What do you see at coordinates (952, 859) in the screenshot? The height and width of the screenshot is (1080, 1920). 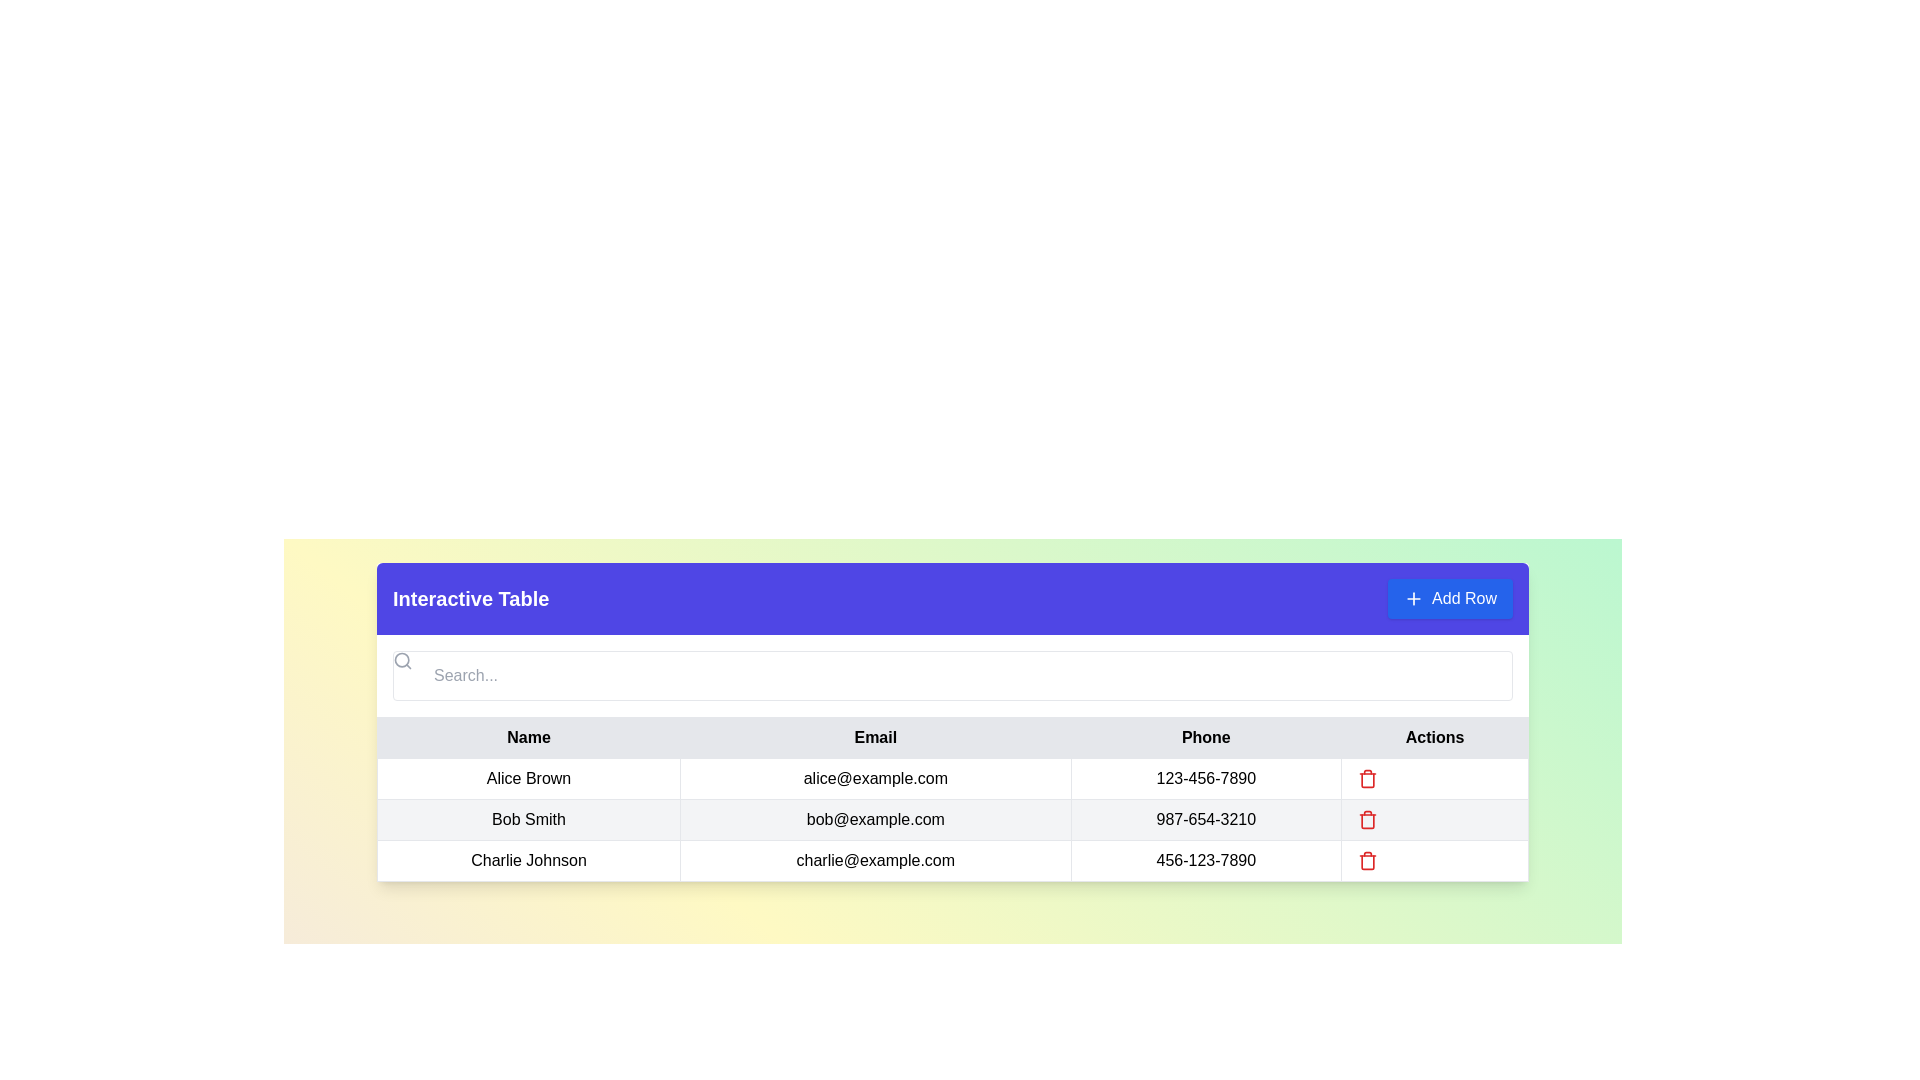 I see `the third row` at bounding box center [952, 859].